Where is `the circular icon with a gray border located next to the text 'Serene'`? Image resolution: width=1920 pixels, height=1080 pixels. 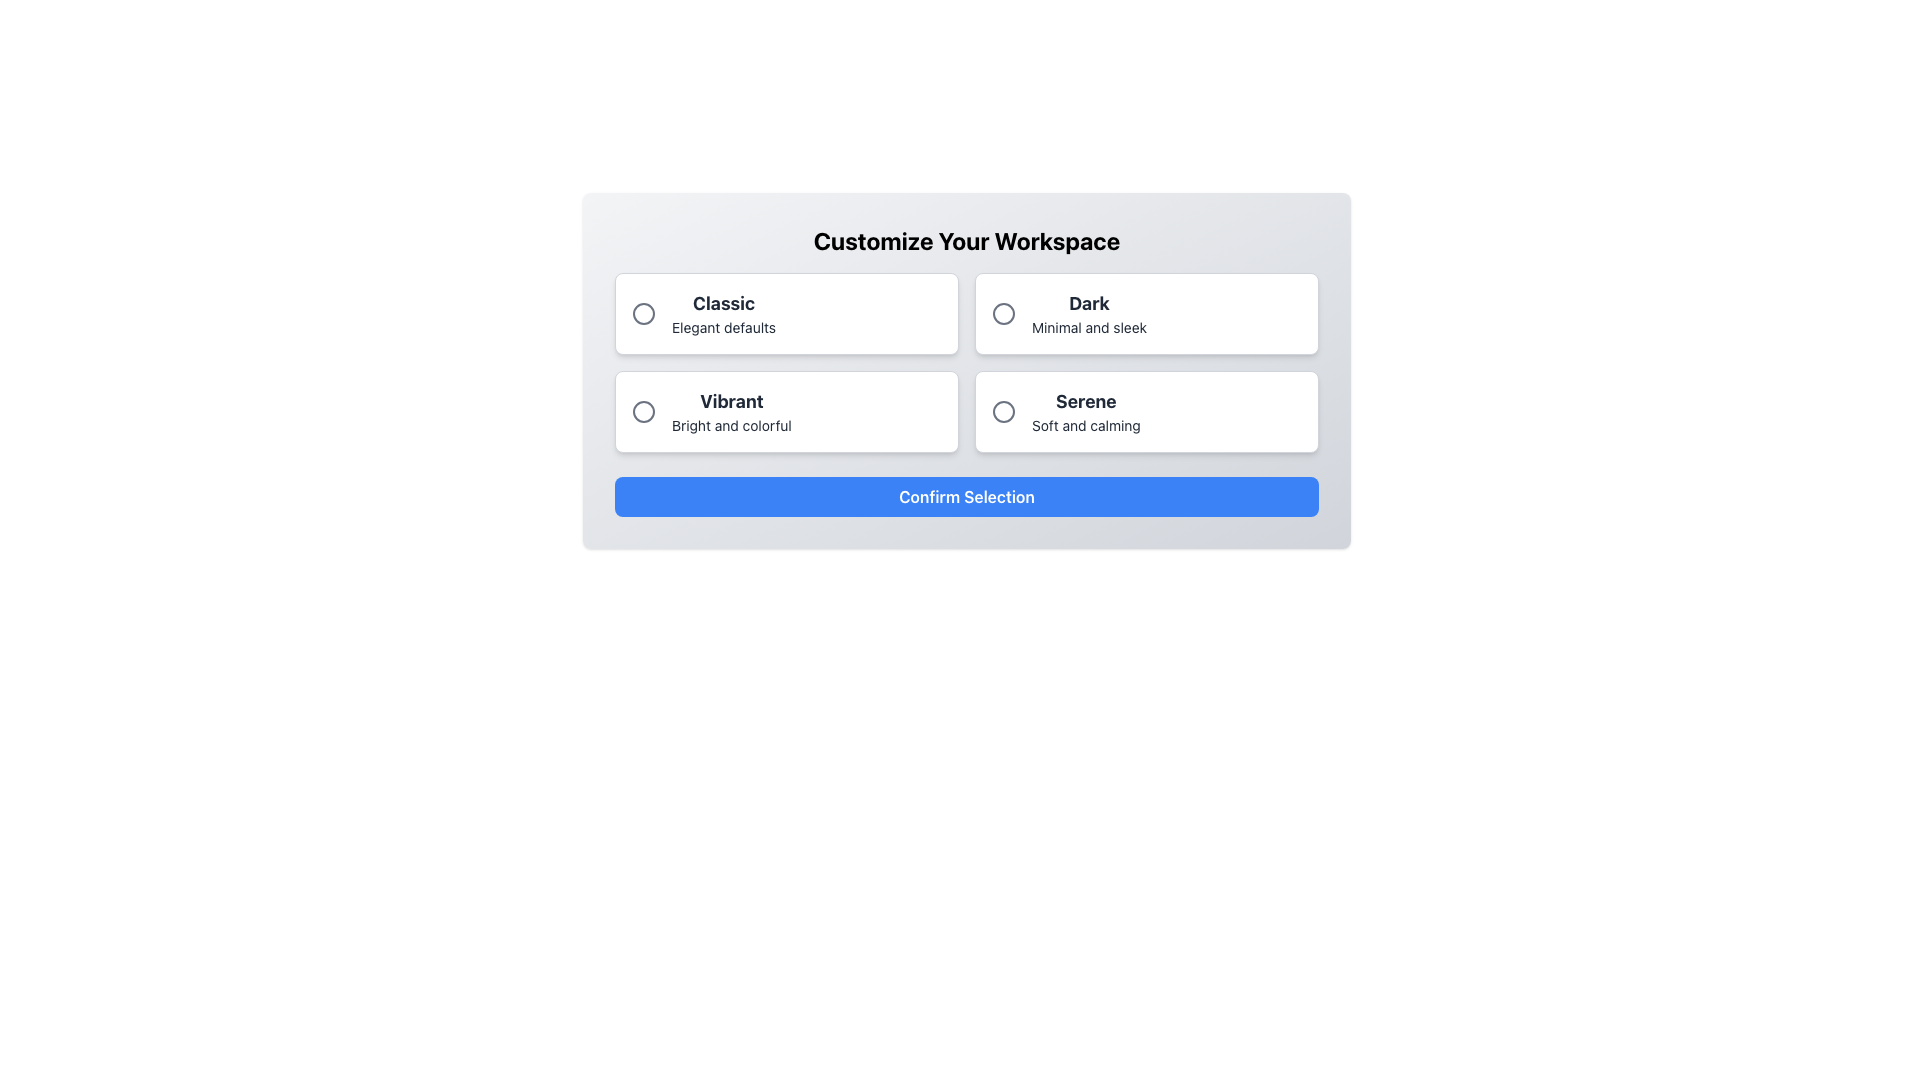 the circular icon with a gray border located next to the text 'Serene' is located at coordinates (1003, 411).